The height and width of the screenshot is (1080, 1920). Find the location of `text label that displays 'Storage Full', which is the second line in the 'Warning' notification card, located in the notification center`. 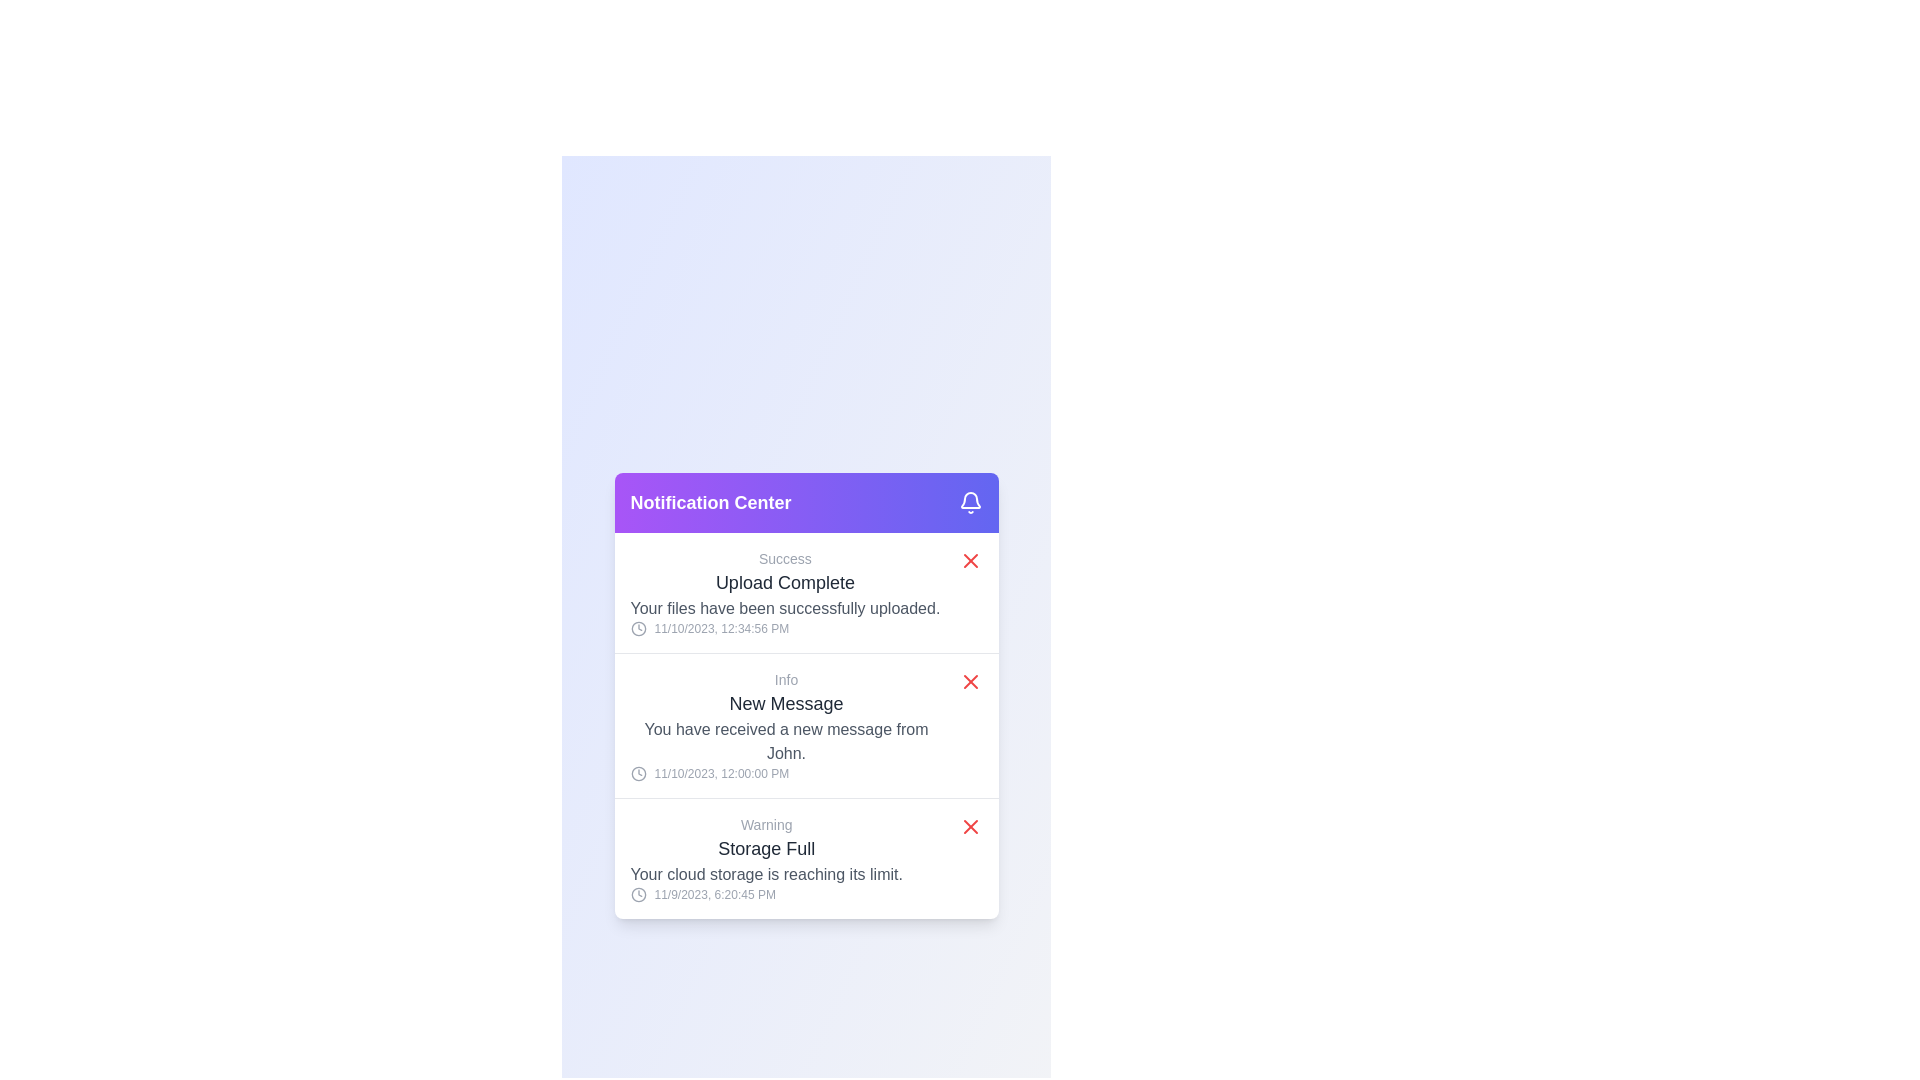

text label that displays 'Storage Full', which is the second line in the 'Warning' notification card, located in the notification center is located at coordinates (765, 848).